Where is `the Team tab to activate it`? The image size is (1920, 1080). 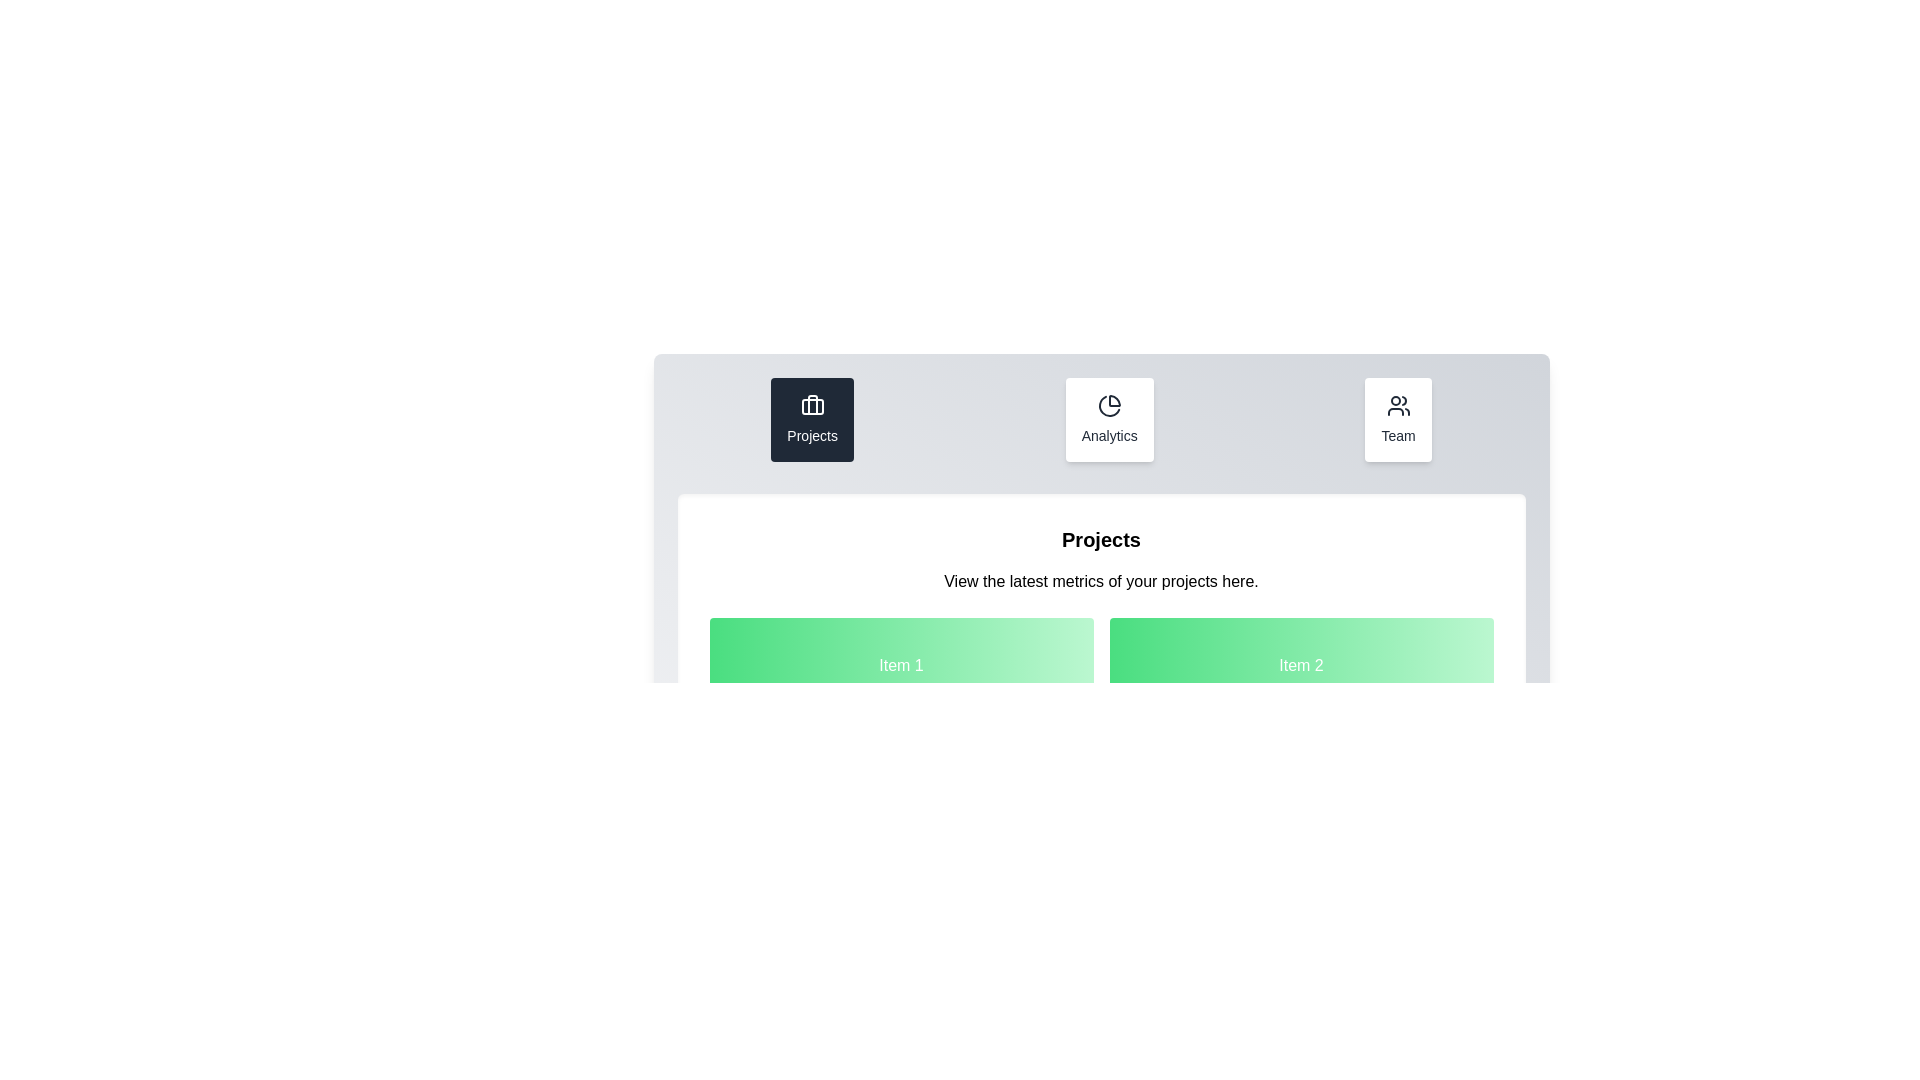 the Team tab to activate it is located at coordinates (1396, 419).